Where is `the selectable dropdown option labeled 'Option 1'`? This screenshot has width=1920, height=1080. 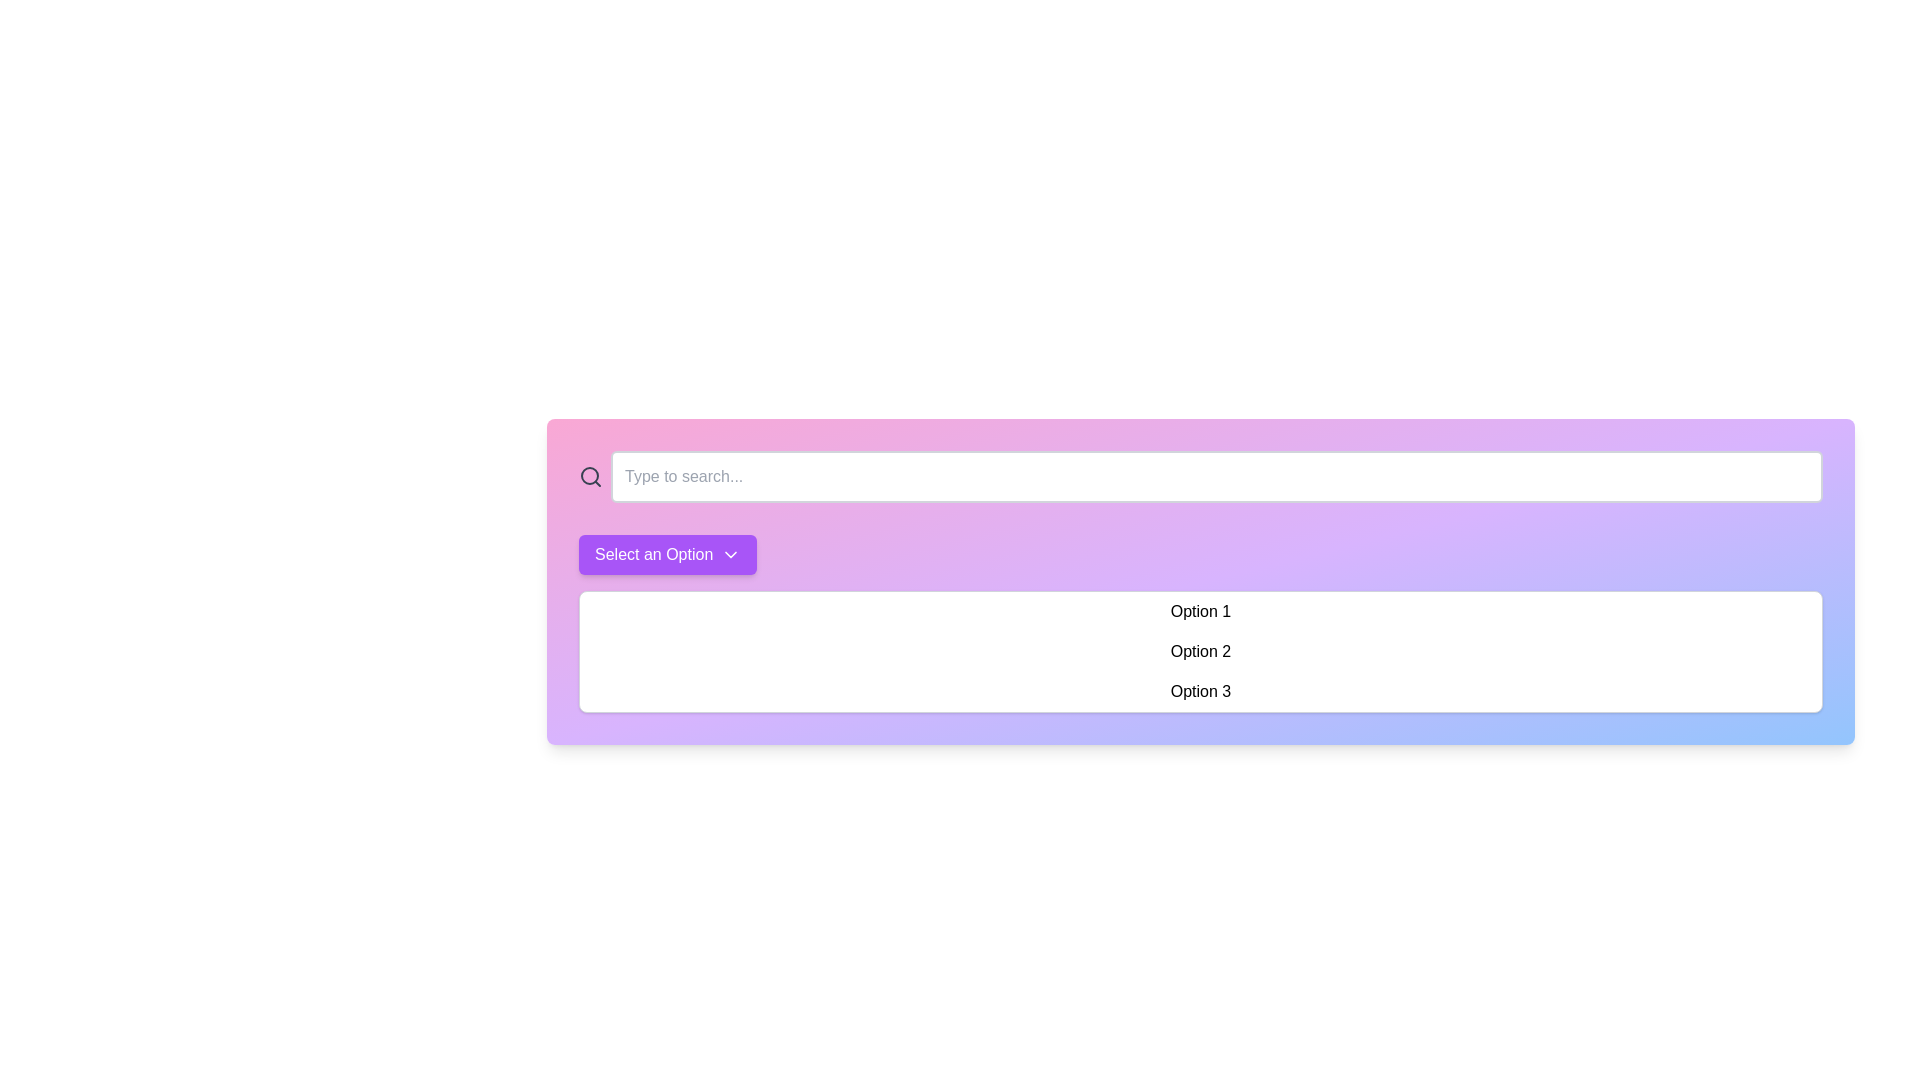
the selectable dropdown option labeled 'Option 1' is located at coordinates (1200, 611).